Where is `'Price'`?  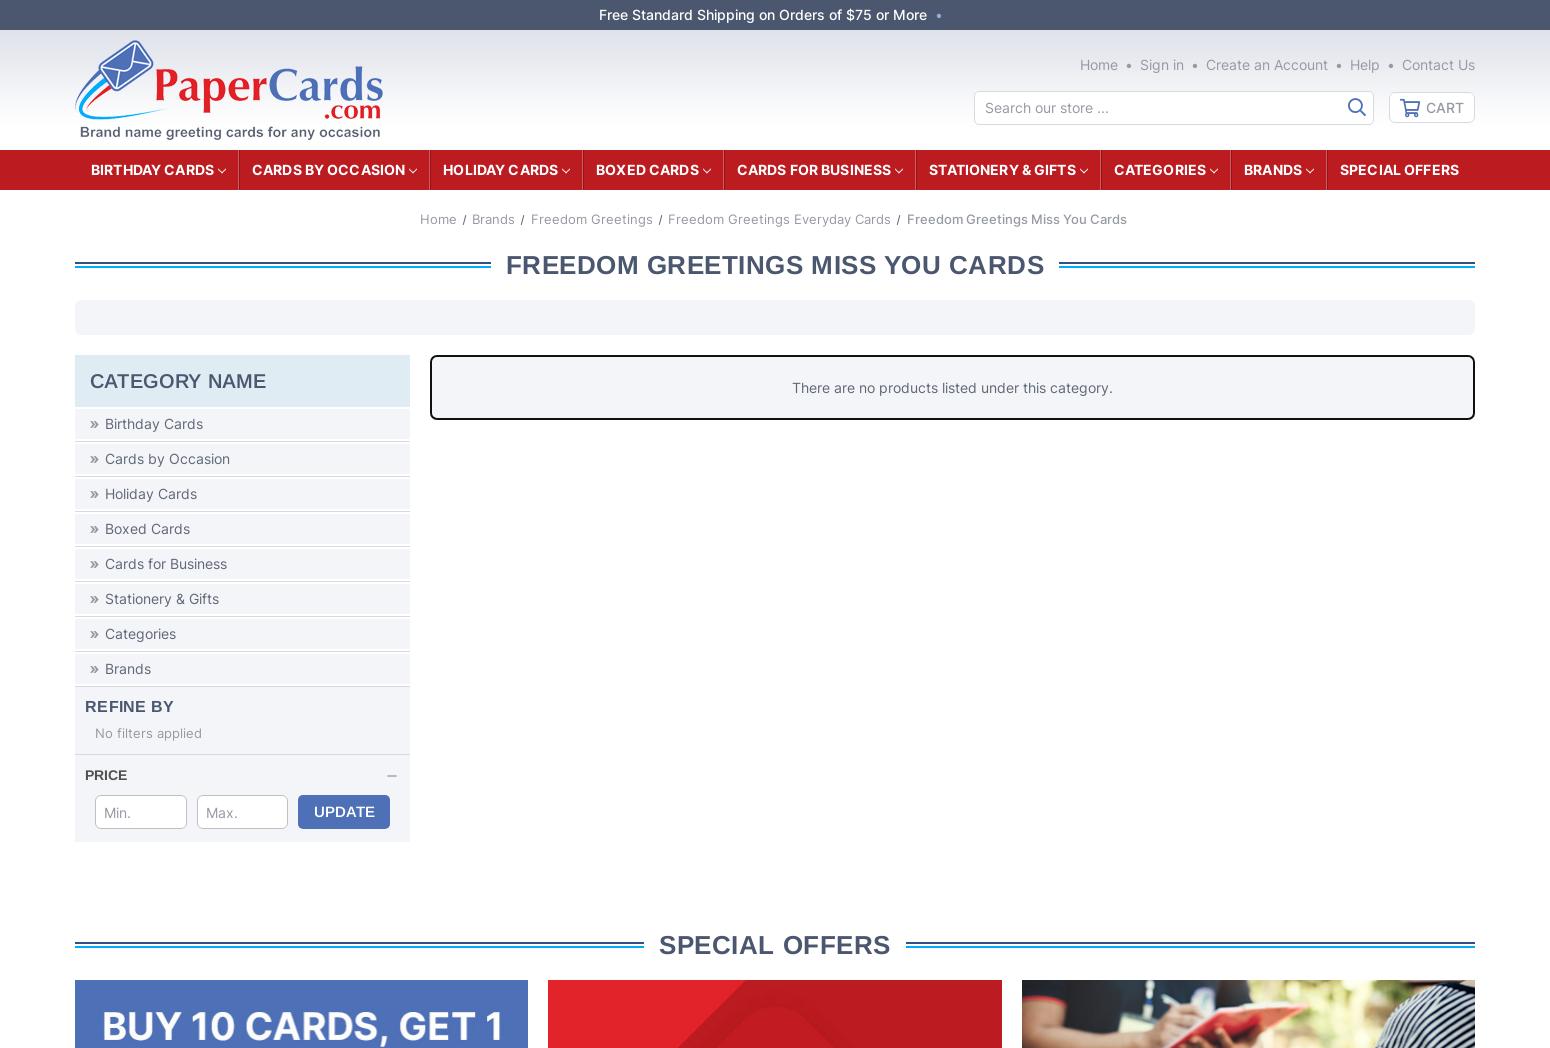
'Price' is located at coordinates (106, 773).